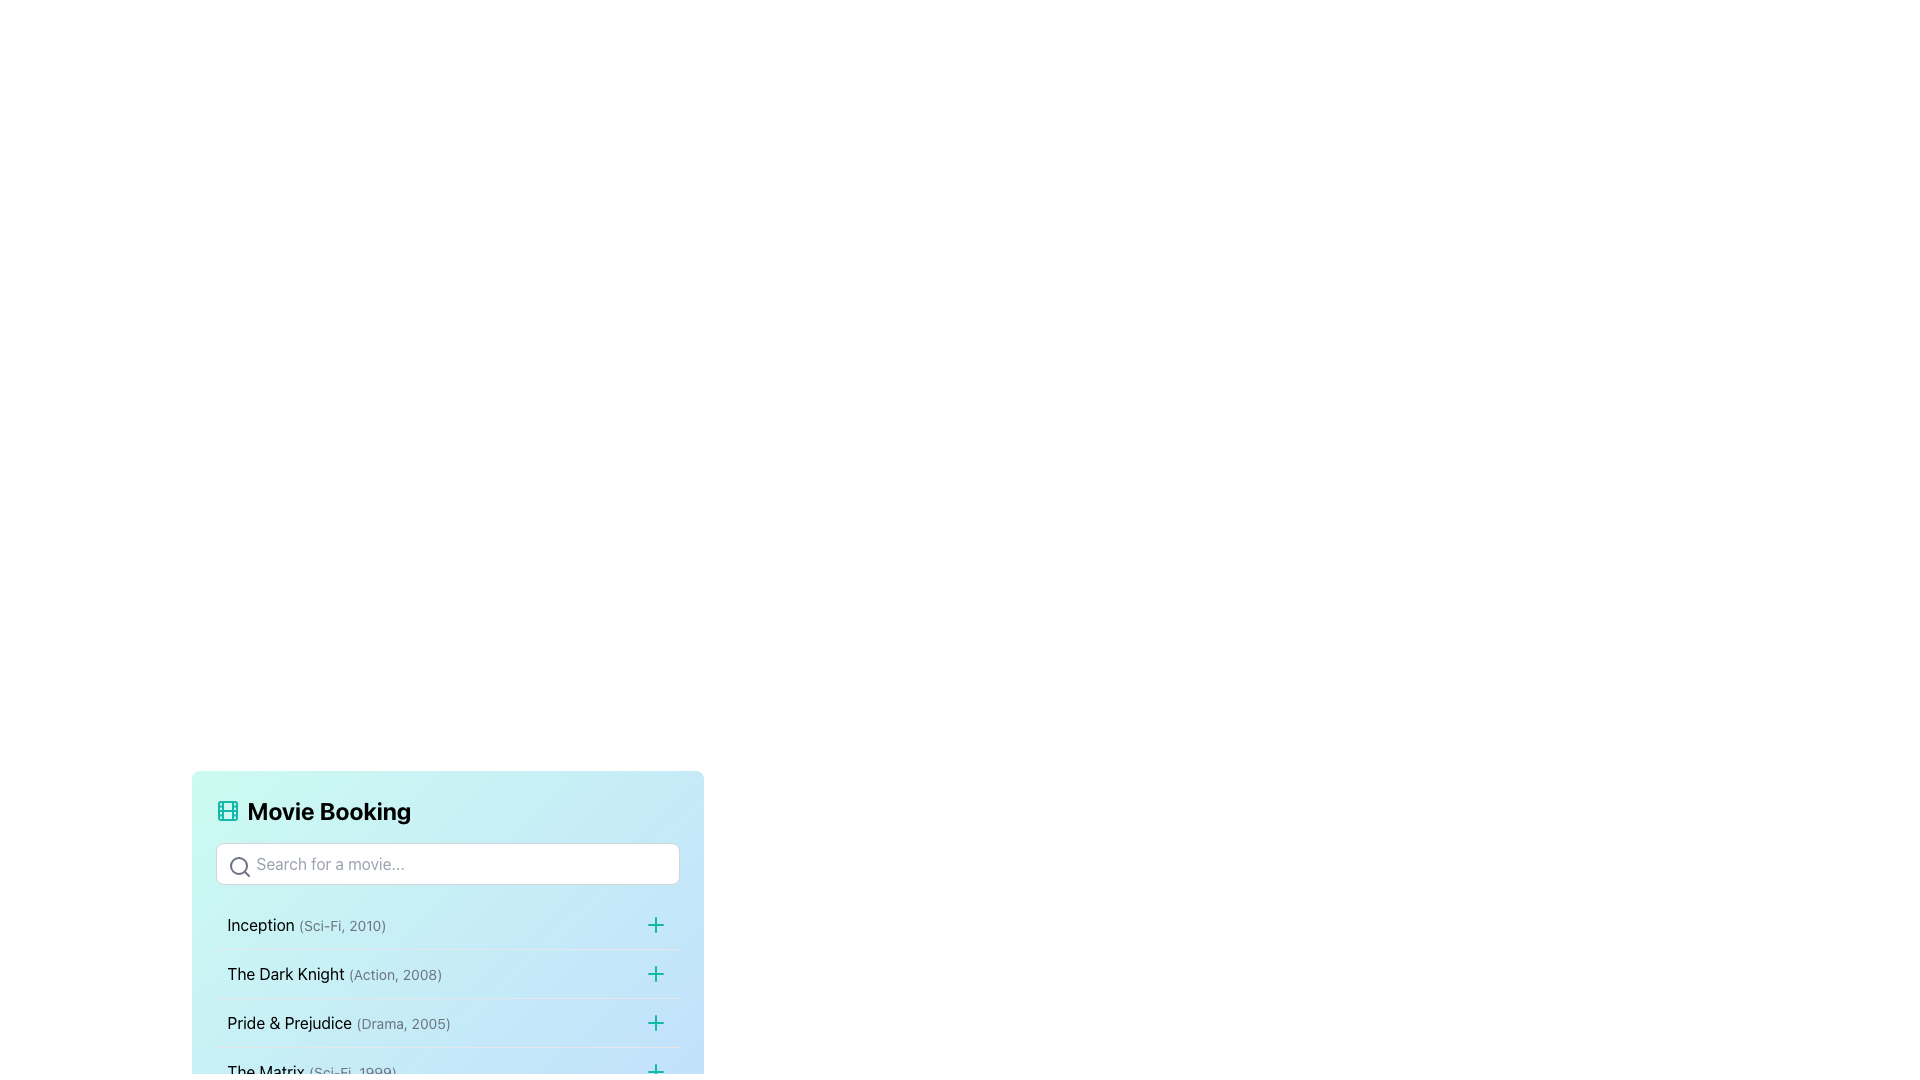  I want to click on the filled circle that represents the lens of the search icon located at the left-top corner of the search input field, so click(238, 865).